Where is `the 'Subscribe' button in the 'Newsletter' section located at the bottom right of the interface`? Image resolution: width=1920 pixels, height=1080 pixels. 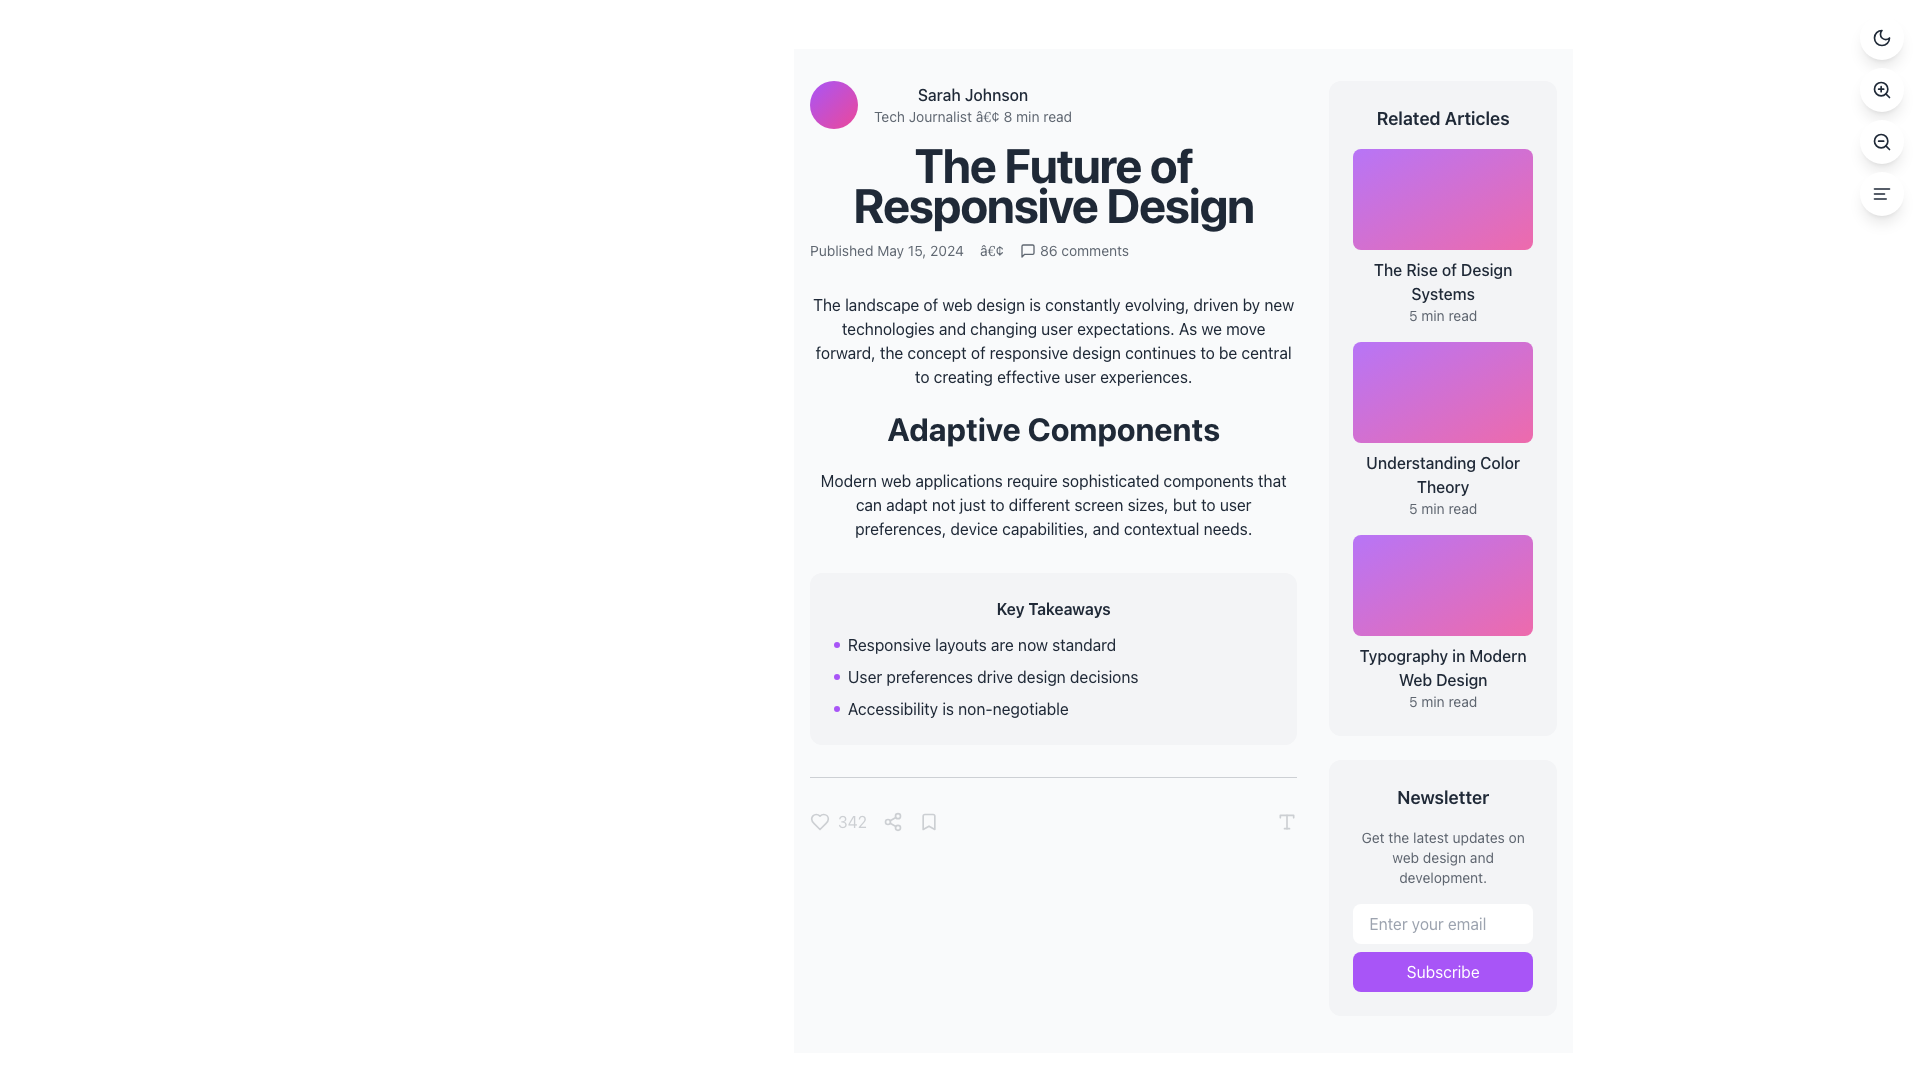 the 'Subscribe' button in the 'Newsletter' section located at the bottom right of the interface is located at coordinates (1443, 971).